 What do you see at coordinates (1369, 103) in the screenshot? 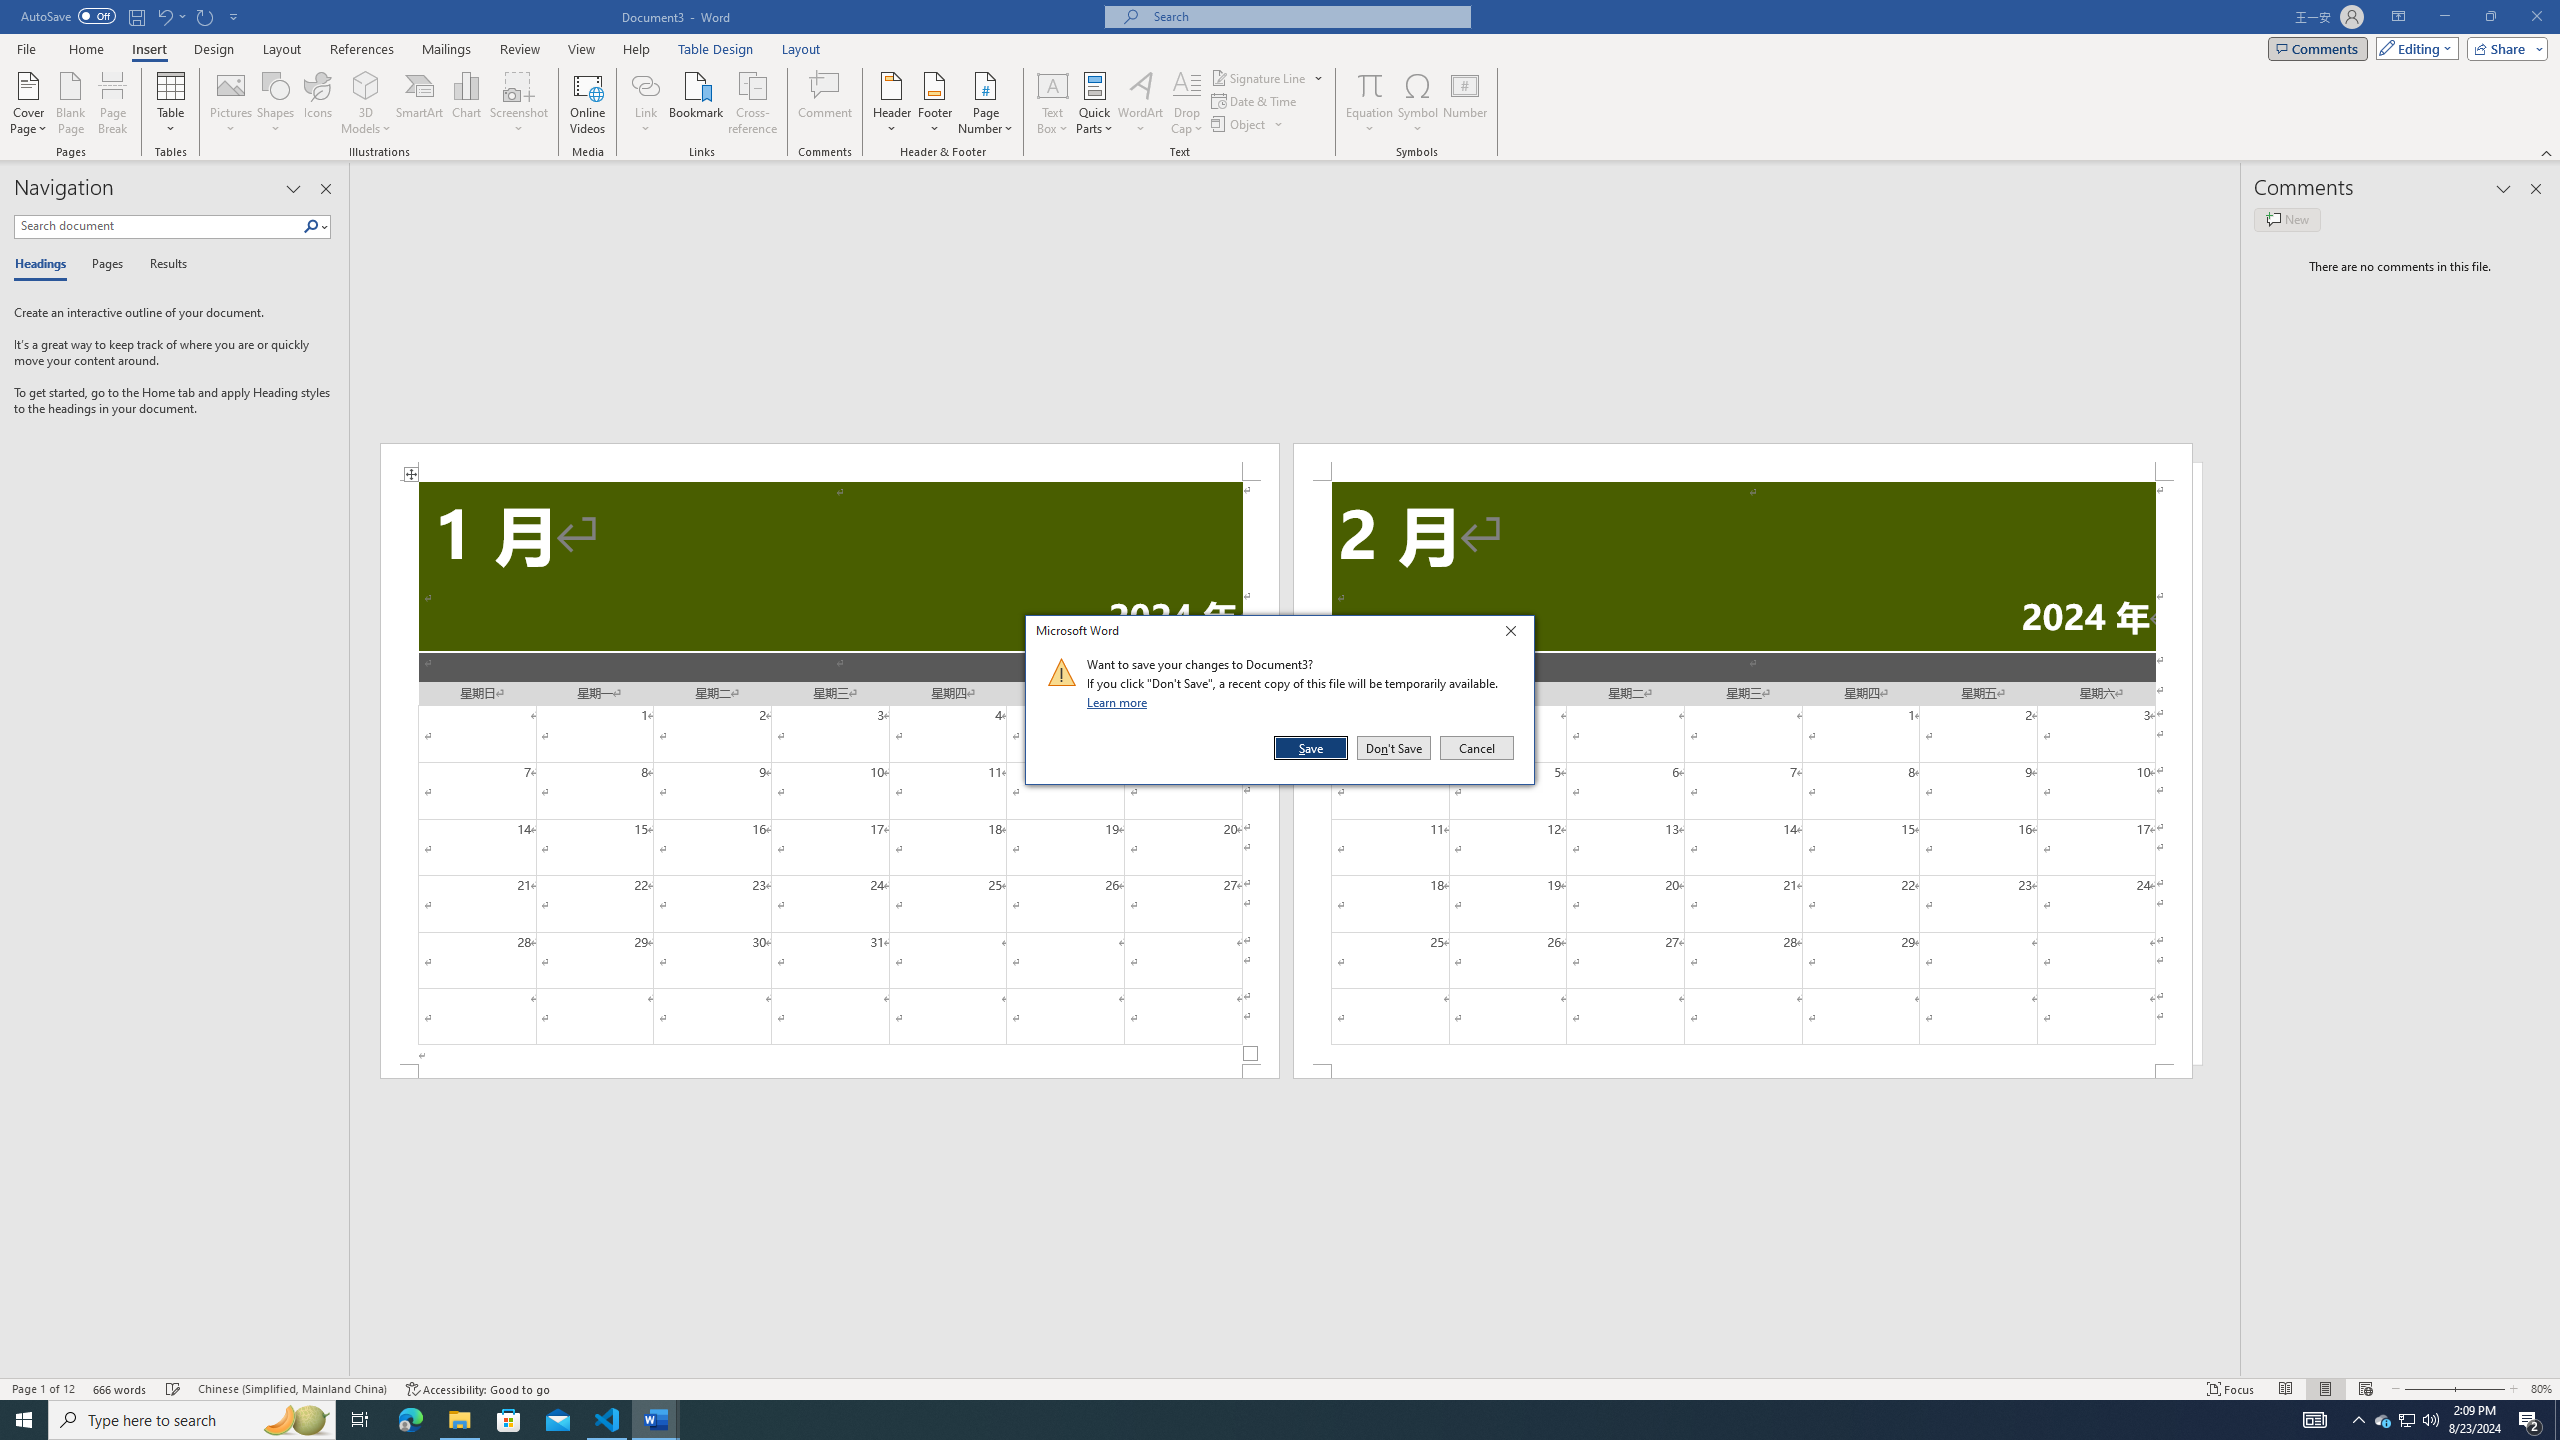
I see `'Equation'` at bounding box center [1369, 103].